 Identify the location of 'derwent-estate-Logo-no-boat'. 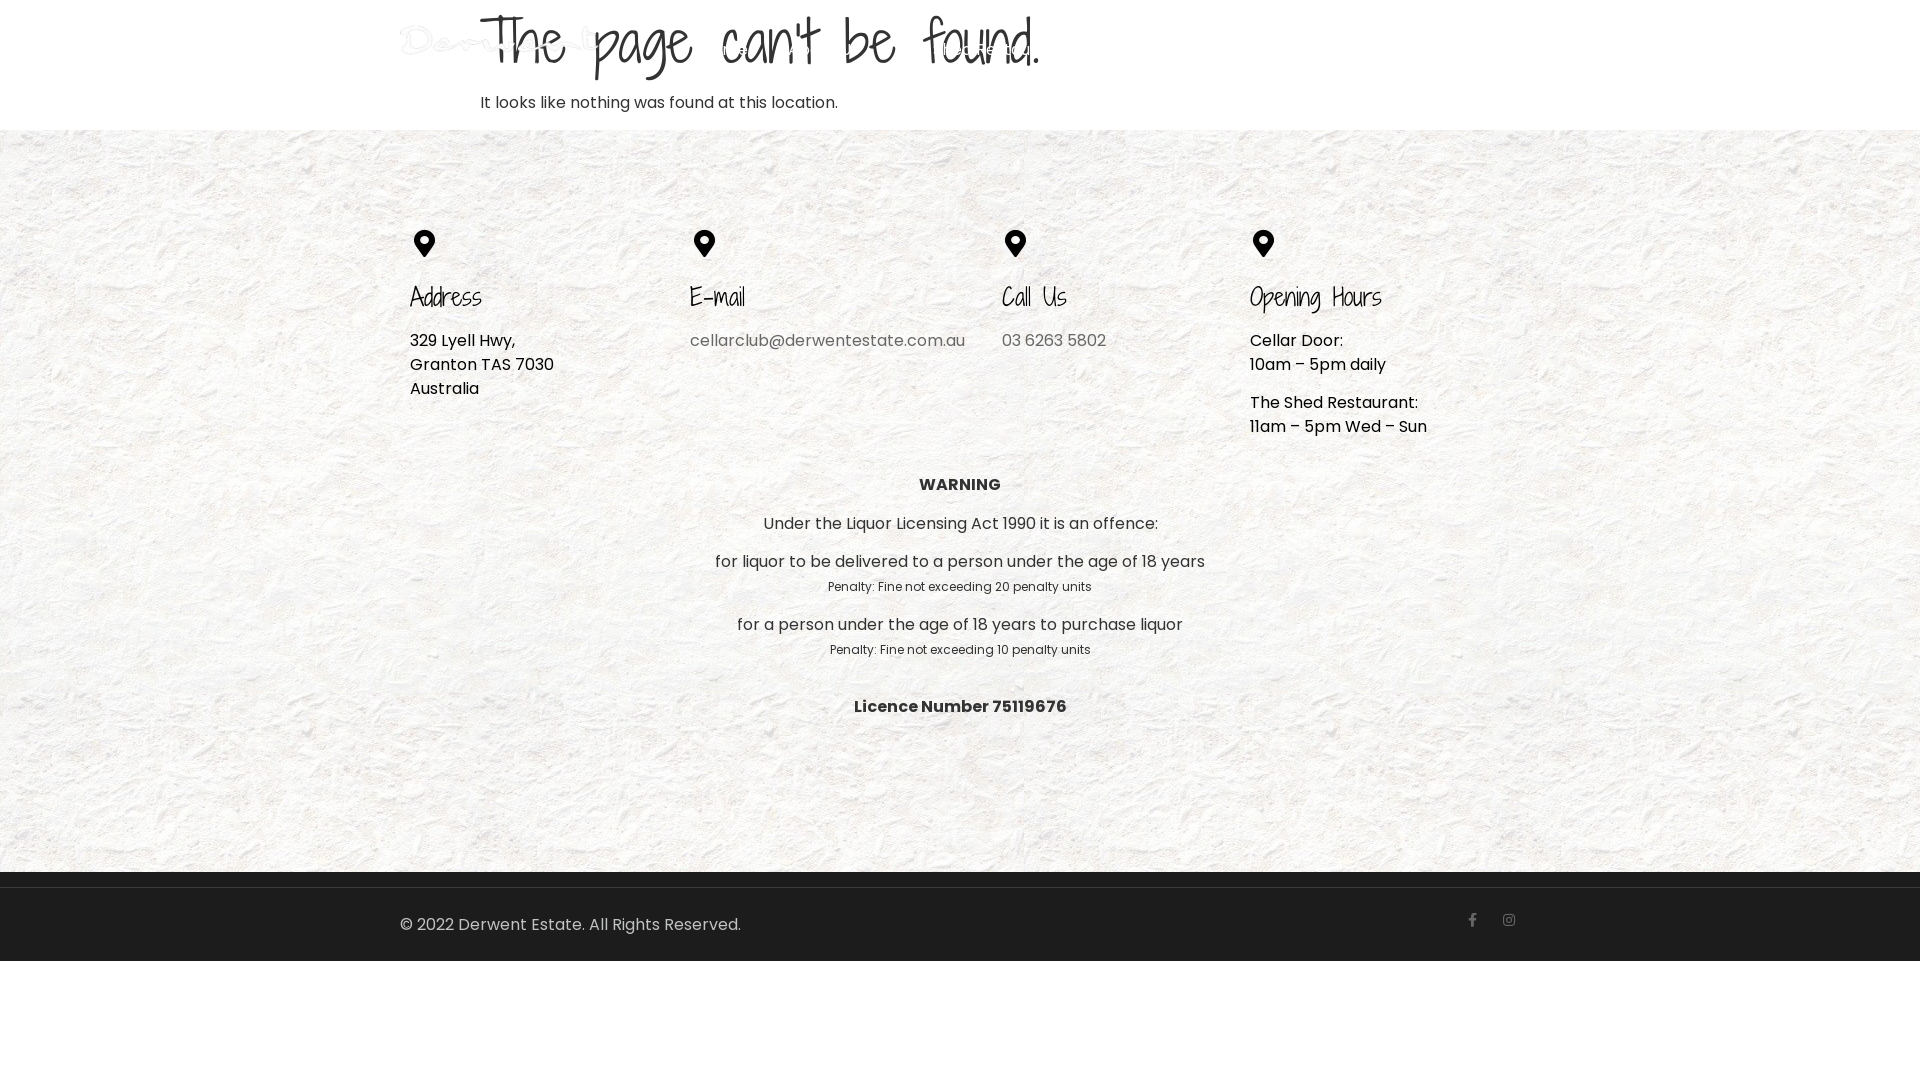
(500, 49).